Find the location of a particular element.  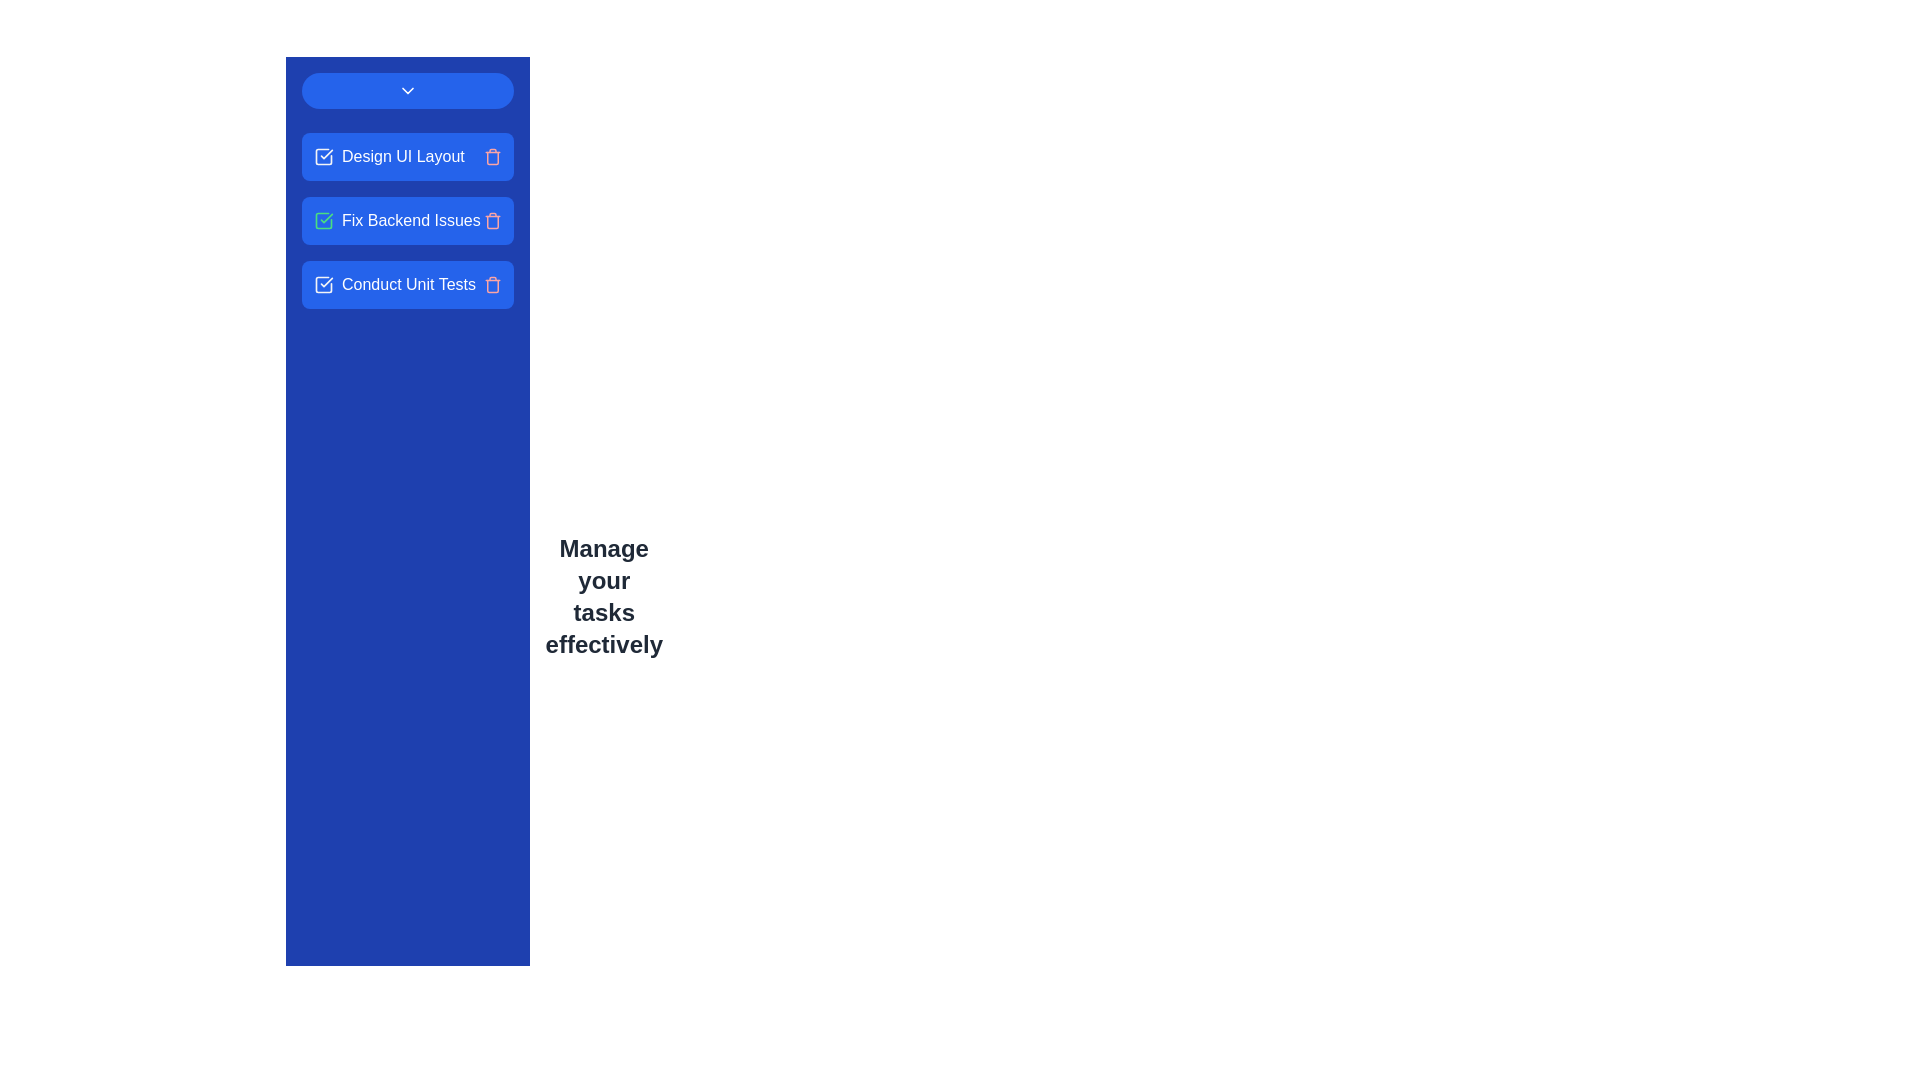

the delete button represented by a trash can icon with a red color scheme, located at the far right end of the 'Design UI Layout' list item is located at coordinates (492, 156).